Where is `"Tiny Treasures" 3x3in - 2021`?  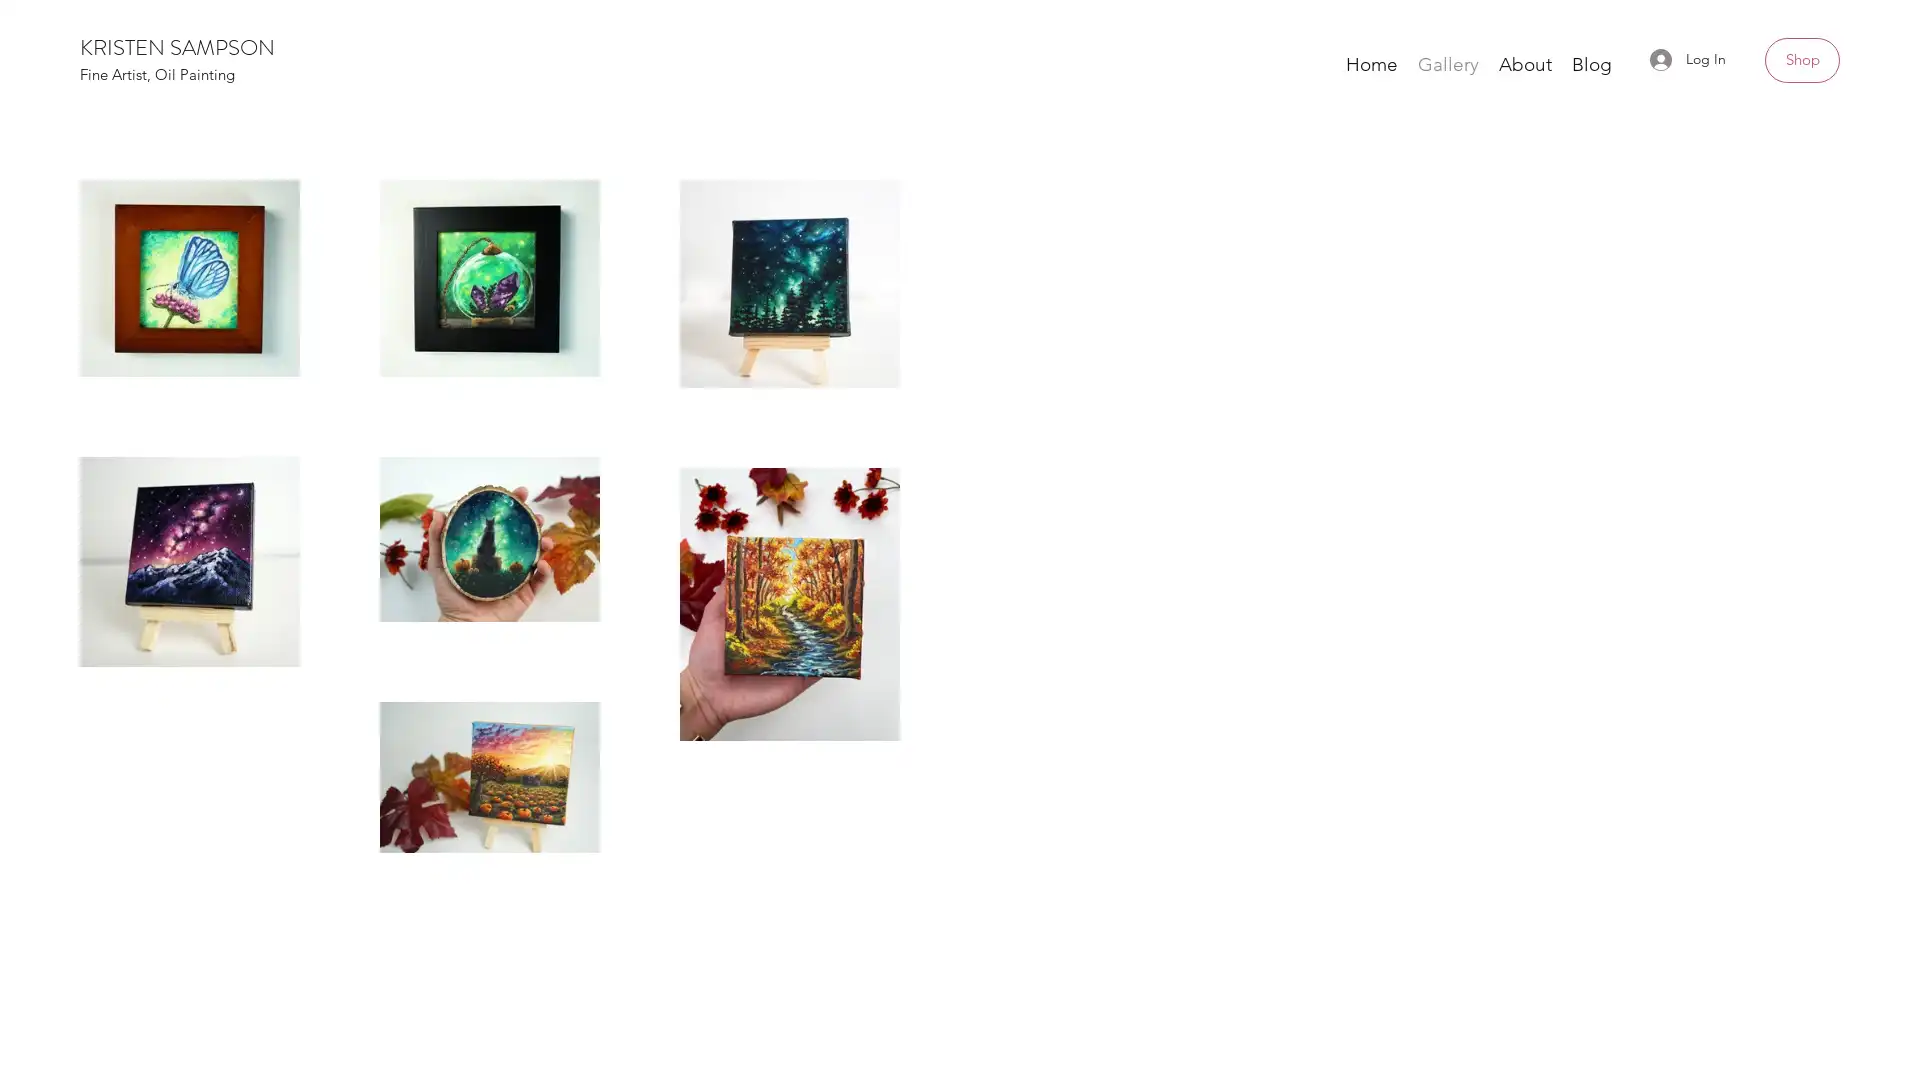
"Tiny Treasures" 3x3in - 2021 is located at coordinates (960, 418).